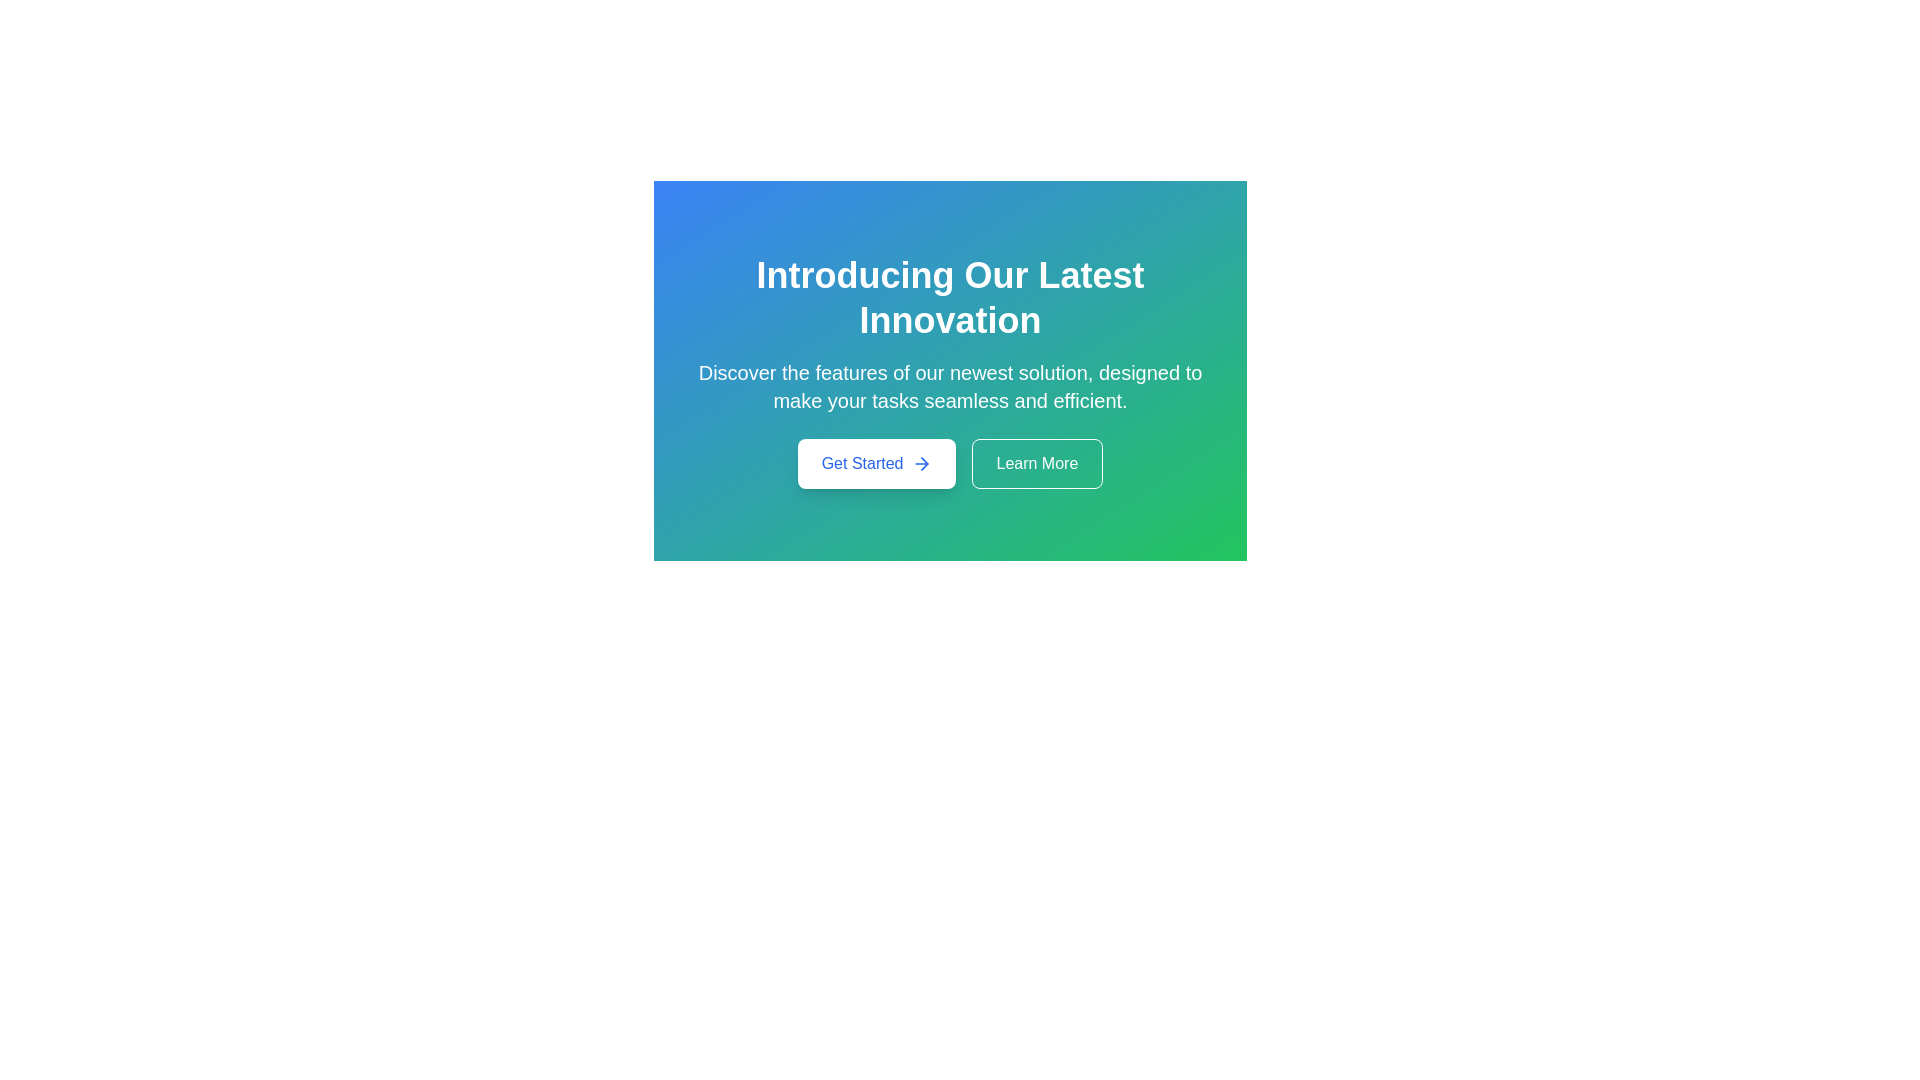 The height and width of the screenshot is (1080, 1920). What do you see at coordinates (920, 463) in the screenshot?
I see `the rightward-pointing arrow icon within the 'Get Started' button, which is located at the bottom-left of the modal` at bounding box center [920, 463].